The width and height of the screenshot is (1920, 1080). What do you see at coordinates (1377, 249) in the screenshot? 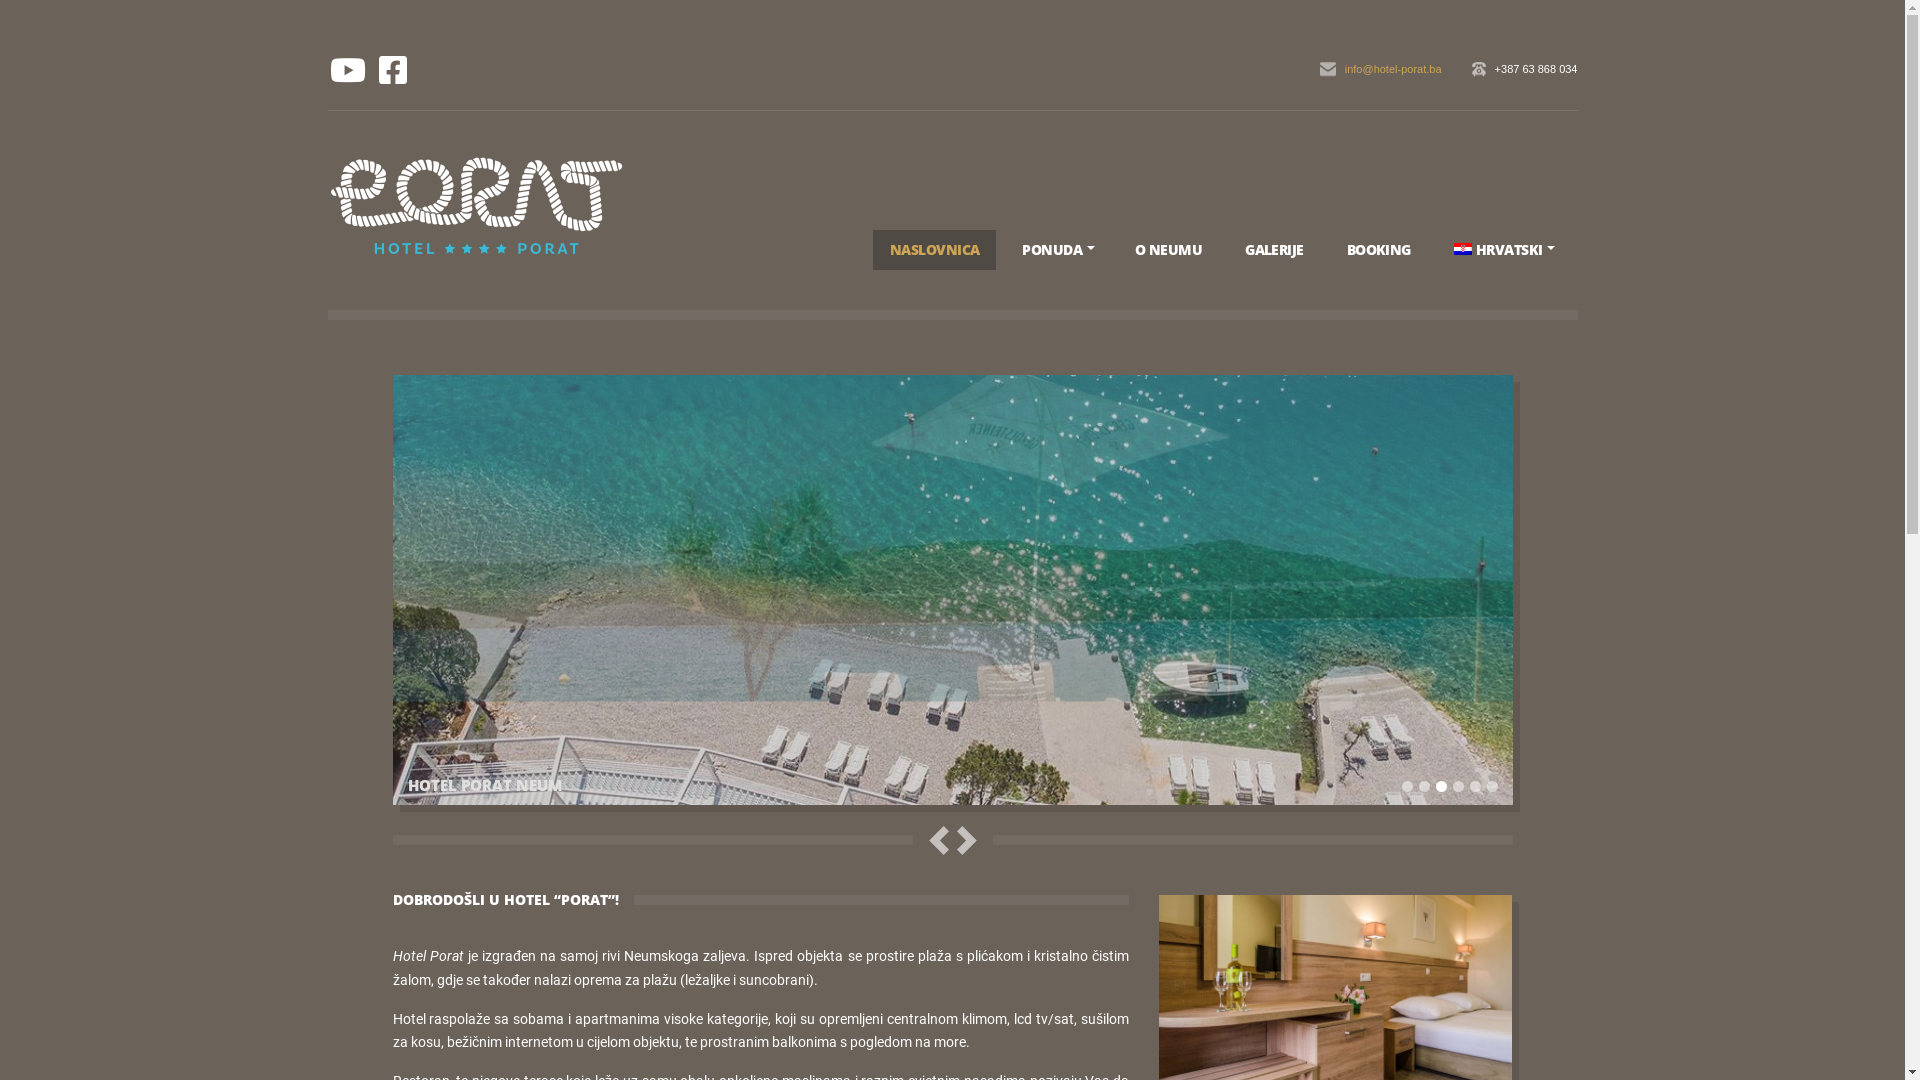
I see `'BOOKING'` at bounding box center [1377, 249].